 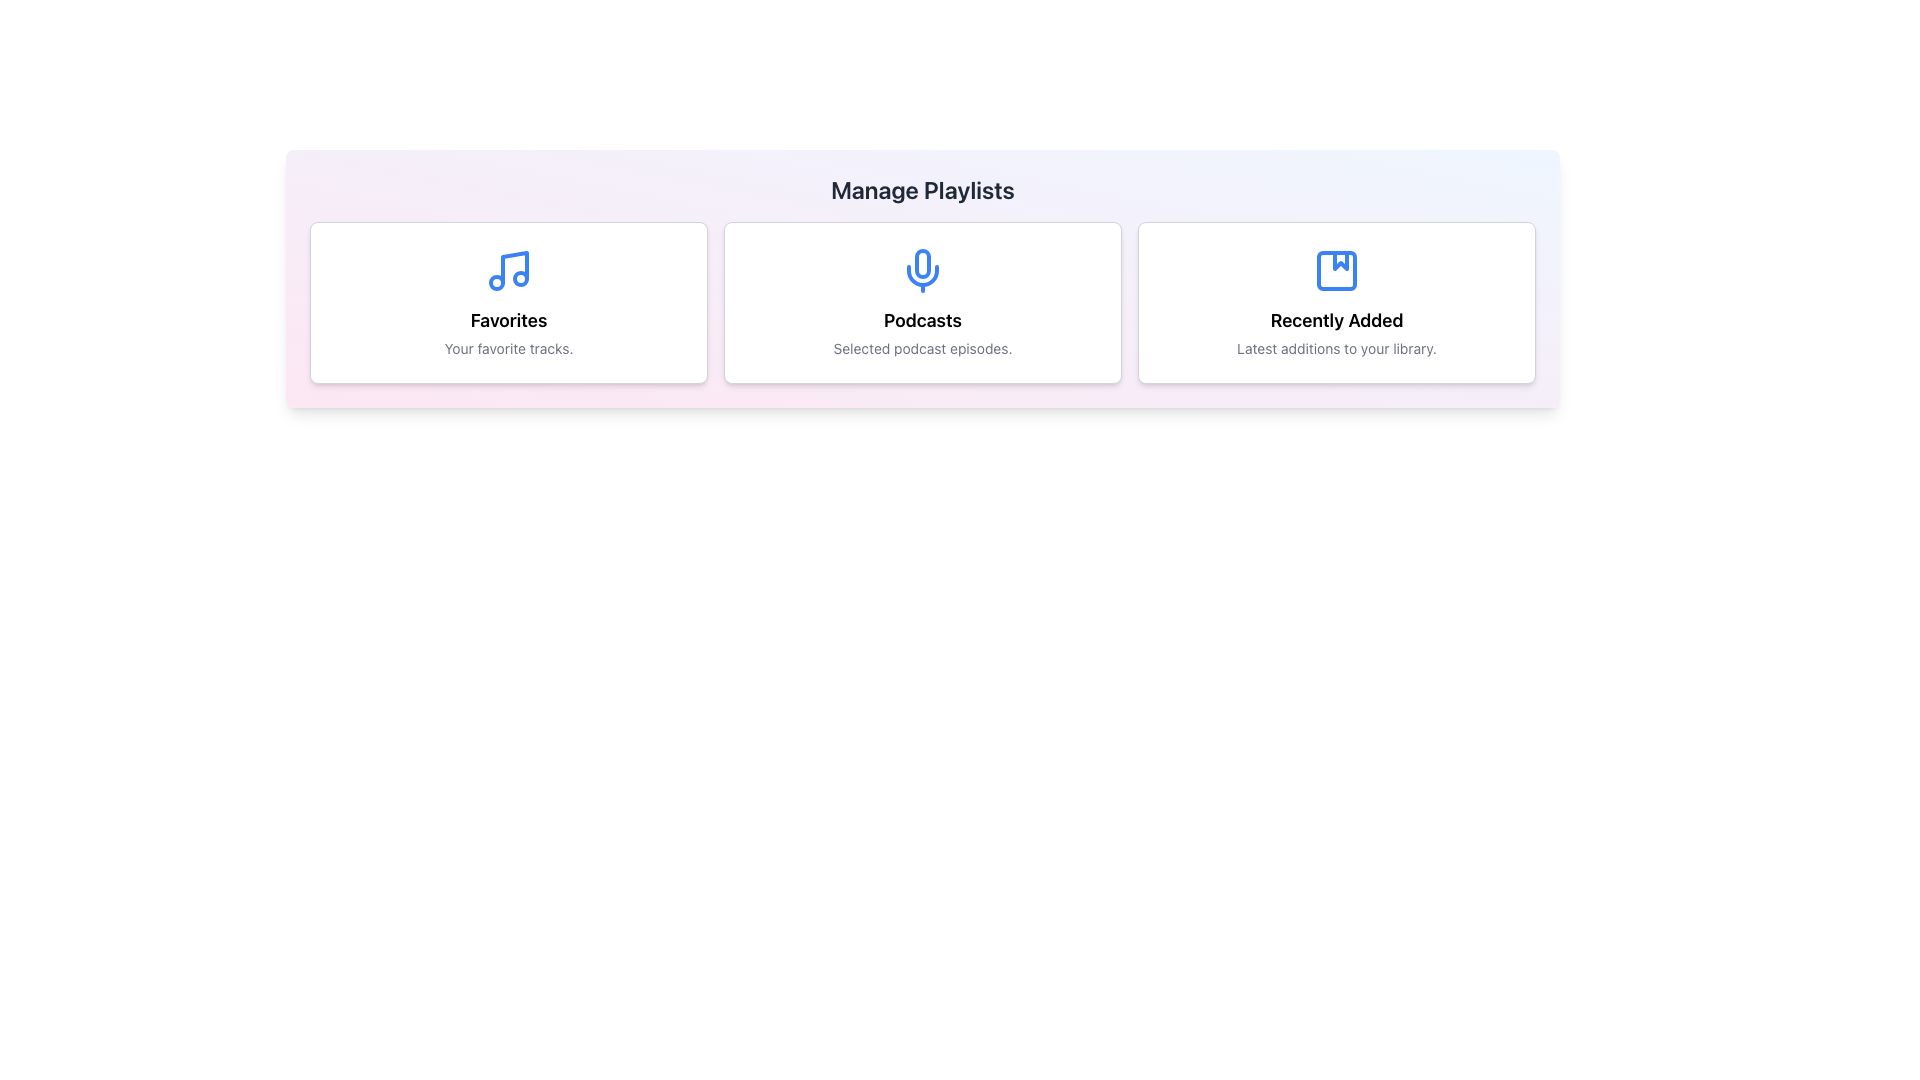 What do you see at coordinates (921, 189) in the screenshot?
I see `the heading text element that indicates the purpose of managing playlists, located above the interactive cards labeled 'Favorites', 'Podcasts', and 'Recently Added'` at bounding box center [921, 189].